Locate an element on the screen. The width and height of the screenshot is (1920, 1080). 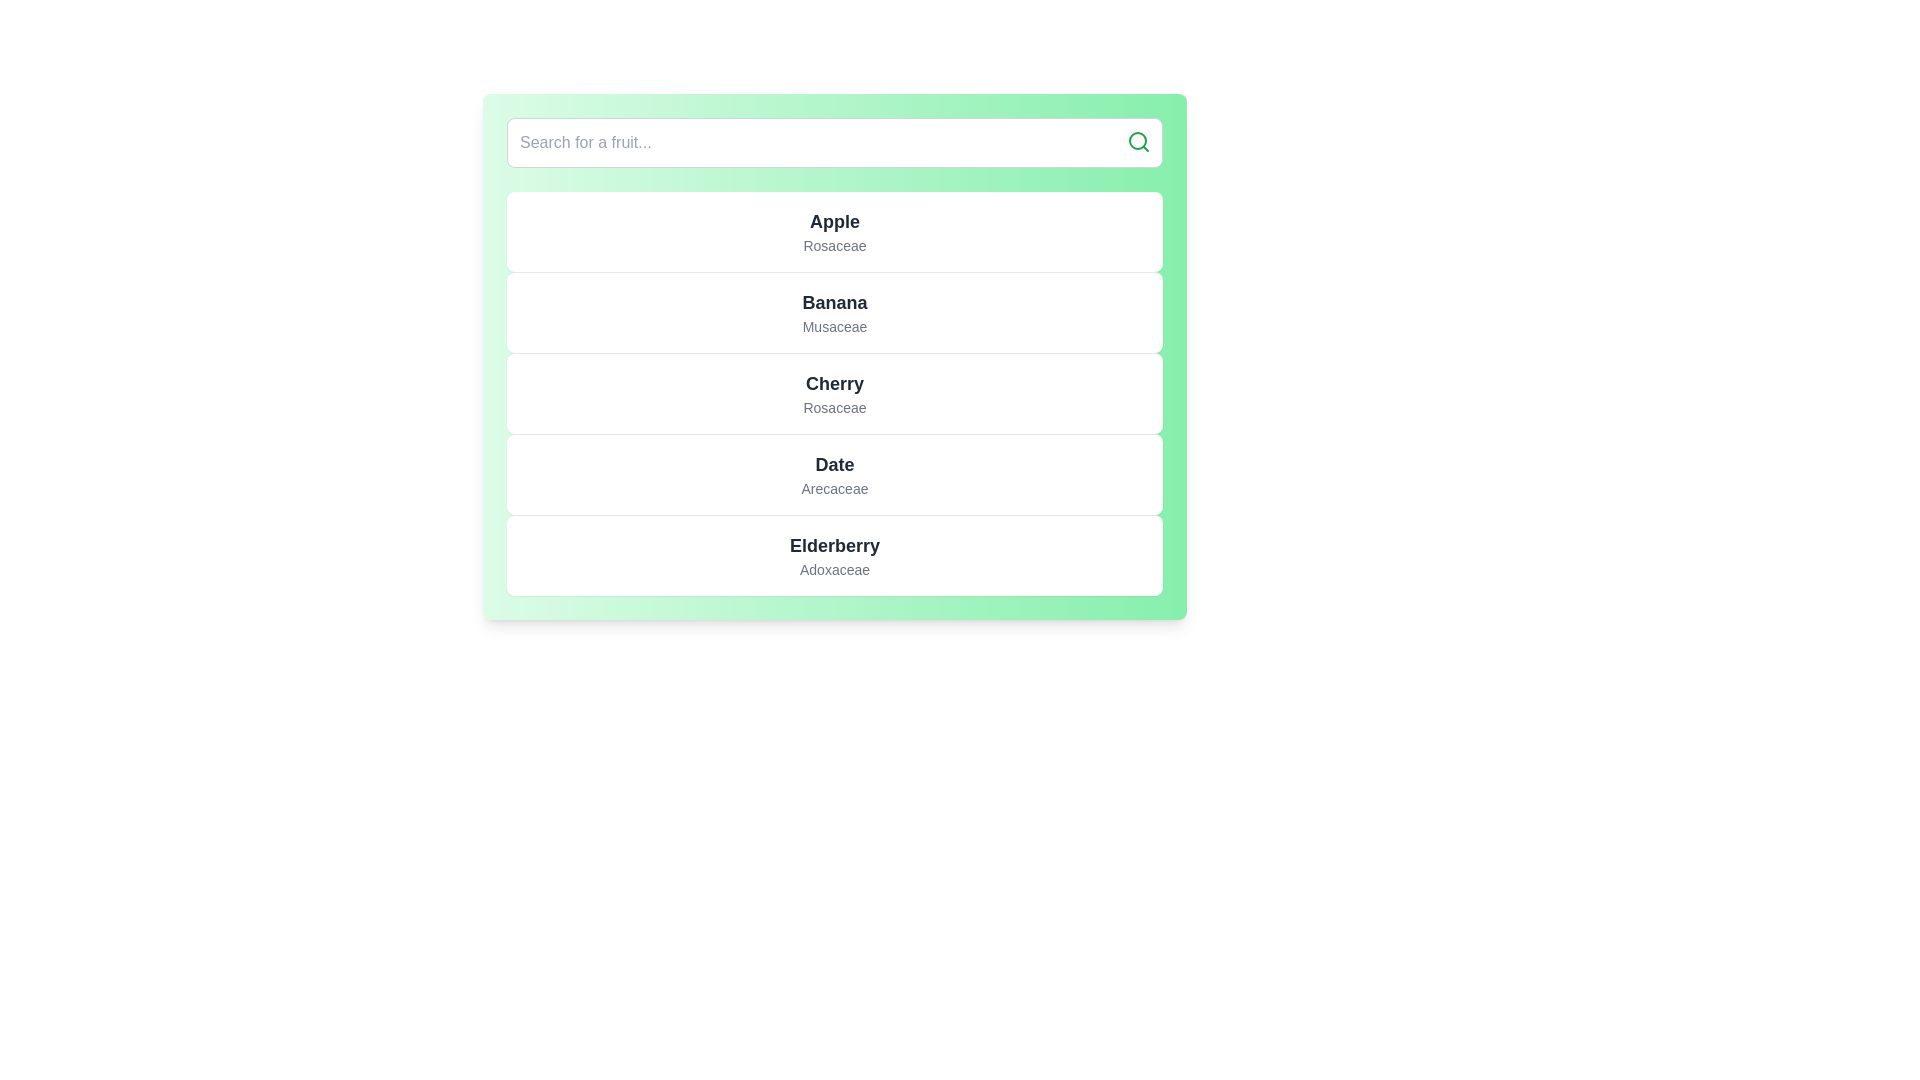
the text label 'Rosaceae', which is displayed in a smaller, lighter gray font below the bold text 'Apple' within a card-like list item is located at coordinates (835, 245).